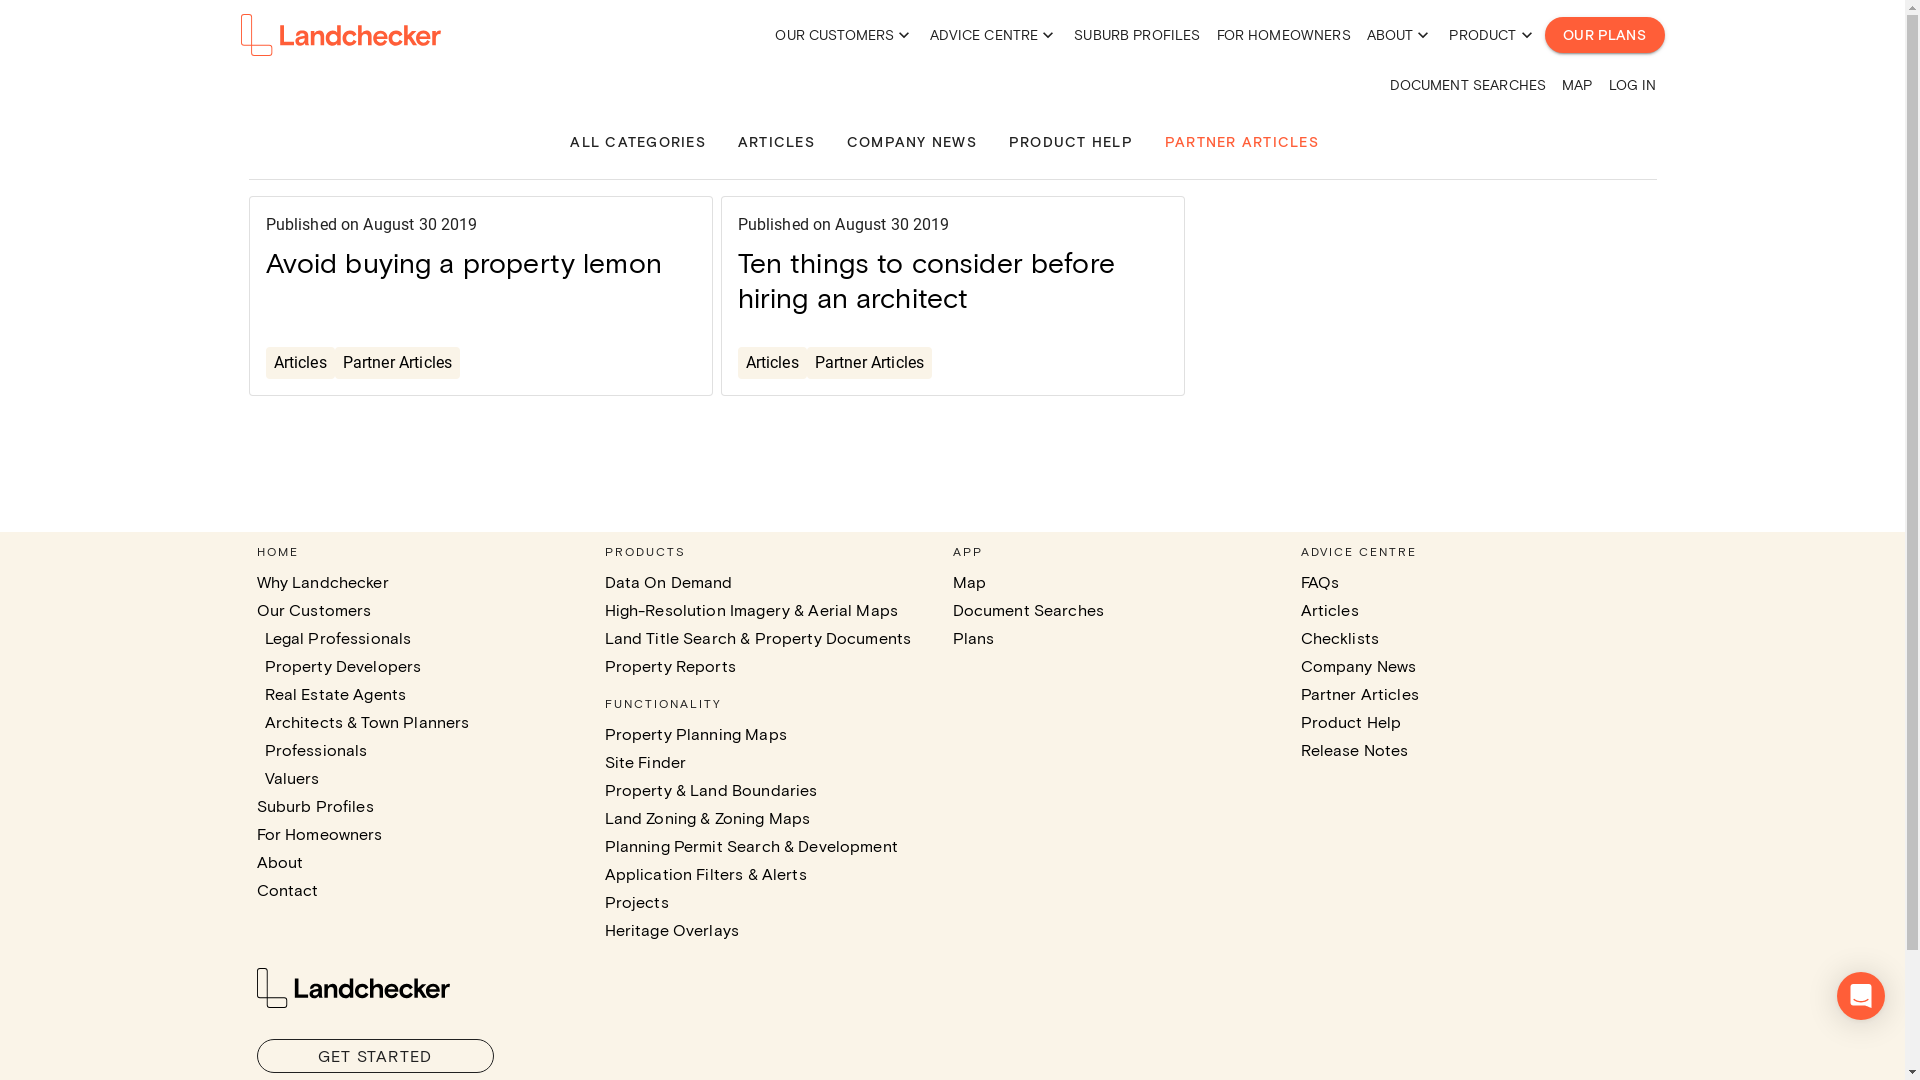 This screenshot has height=1080, width=1920. I want to click on 'Property Developers', so click(342, 666).